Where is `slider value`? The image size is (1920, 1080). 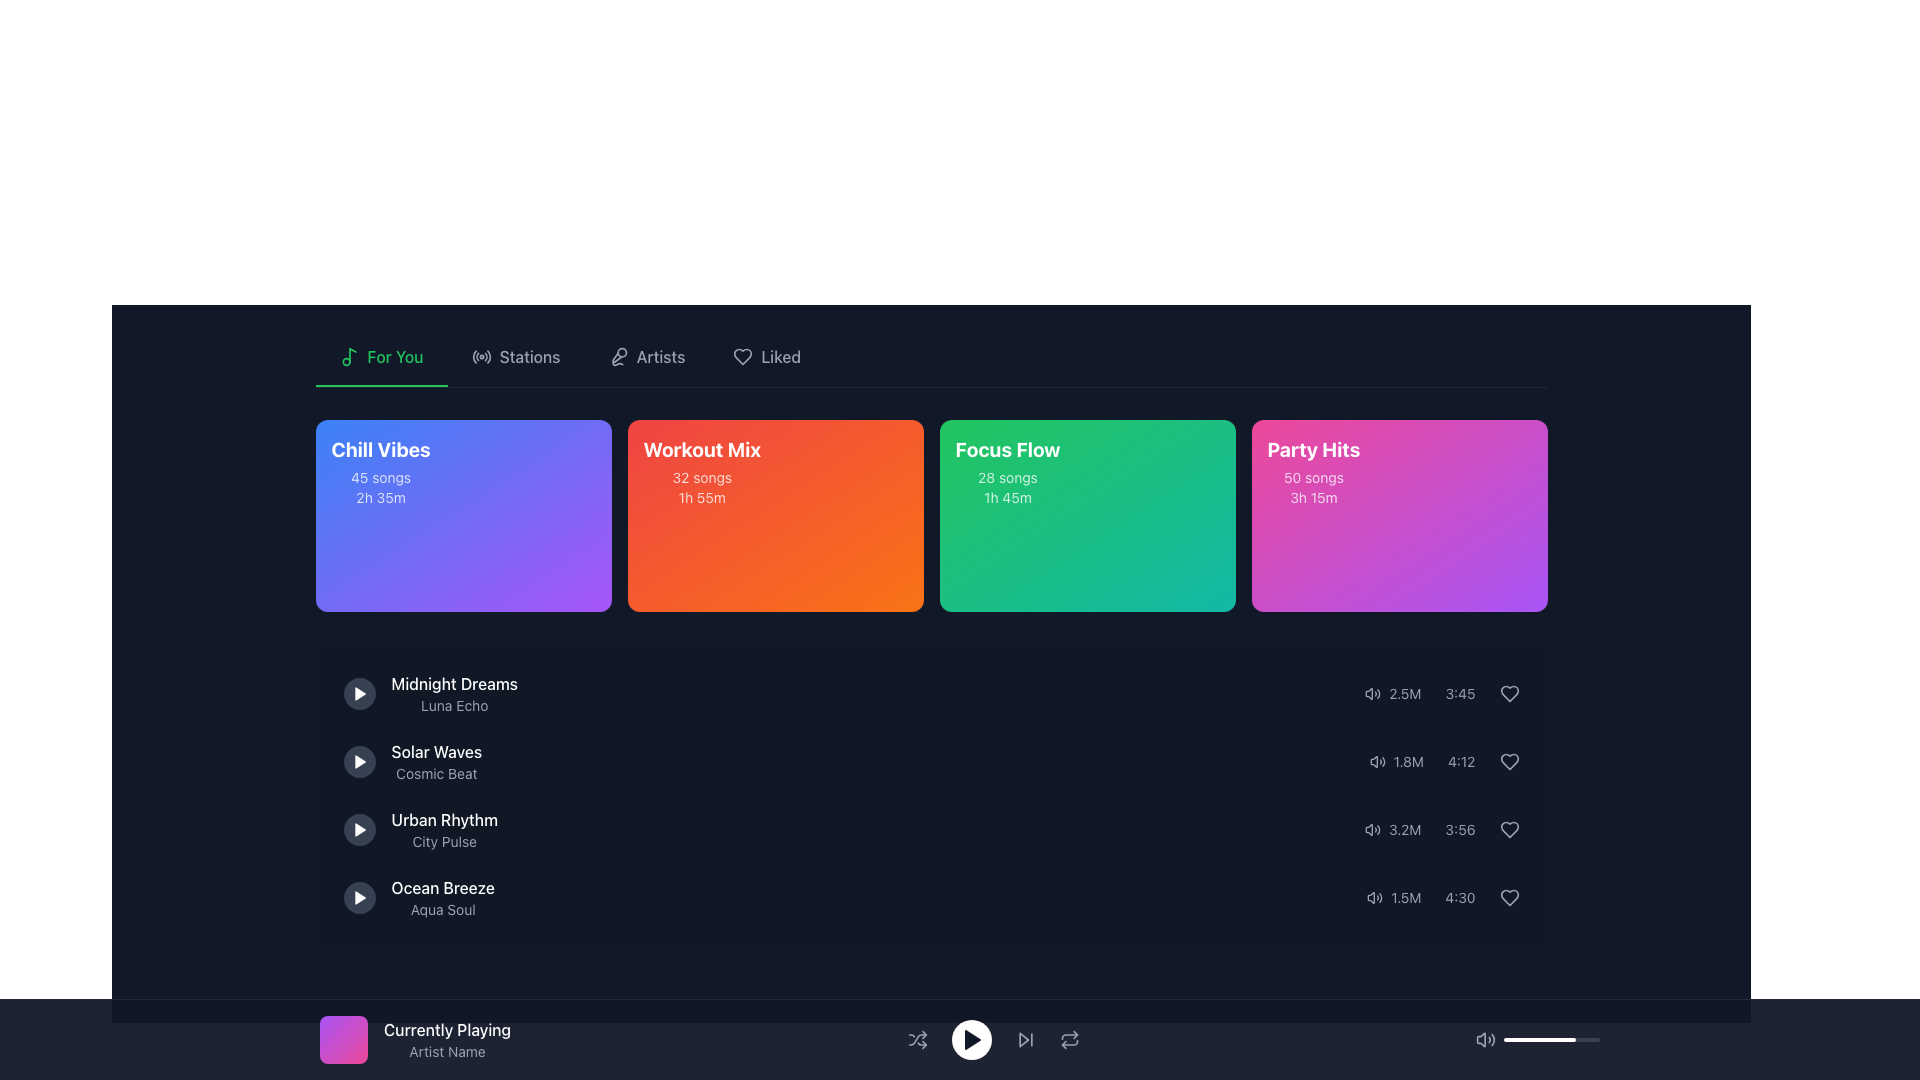
slider value is located at coordinates (1543, 1039).